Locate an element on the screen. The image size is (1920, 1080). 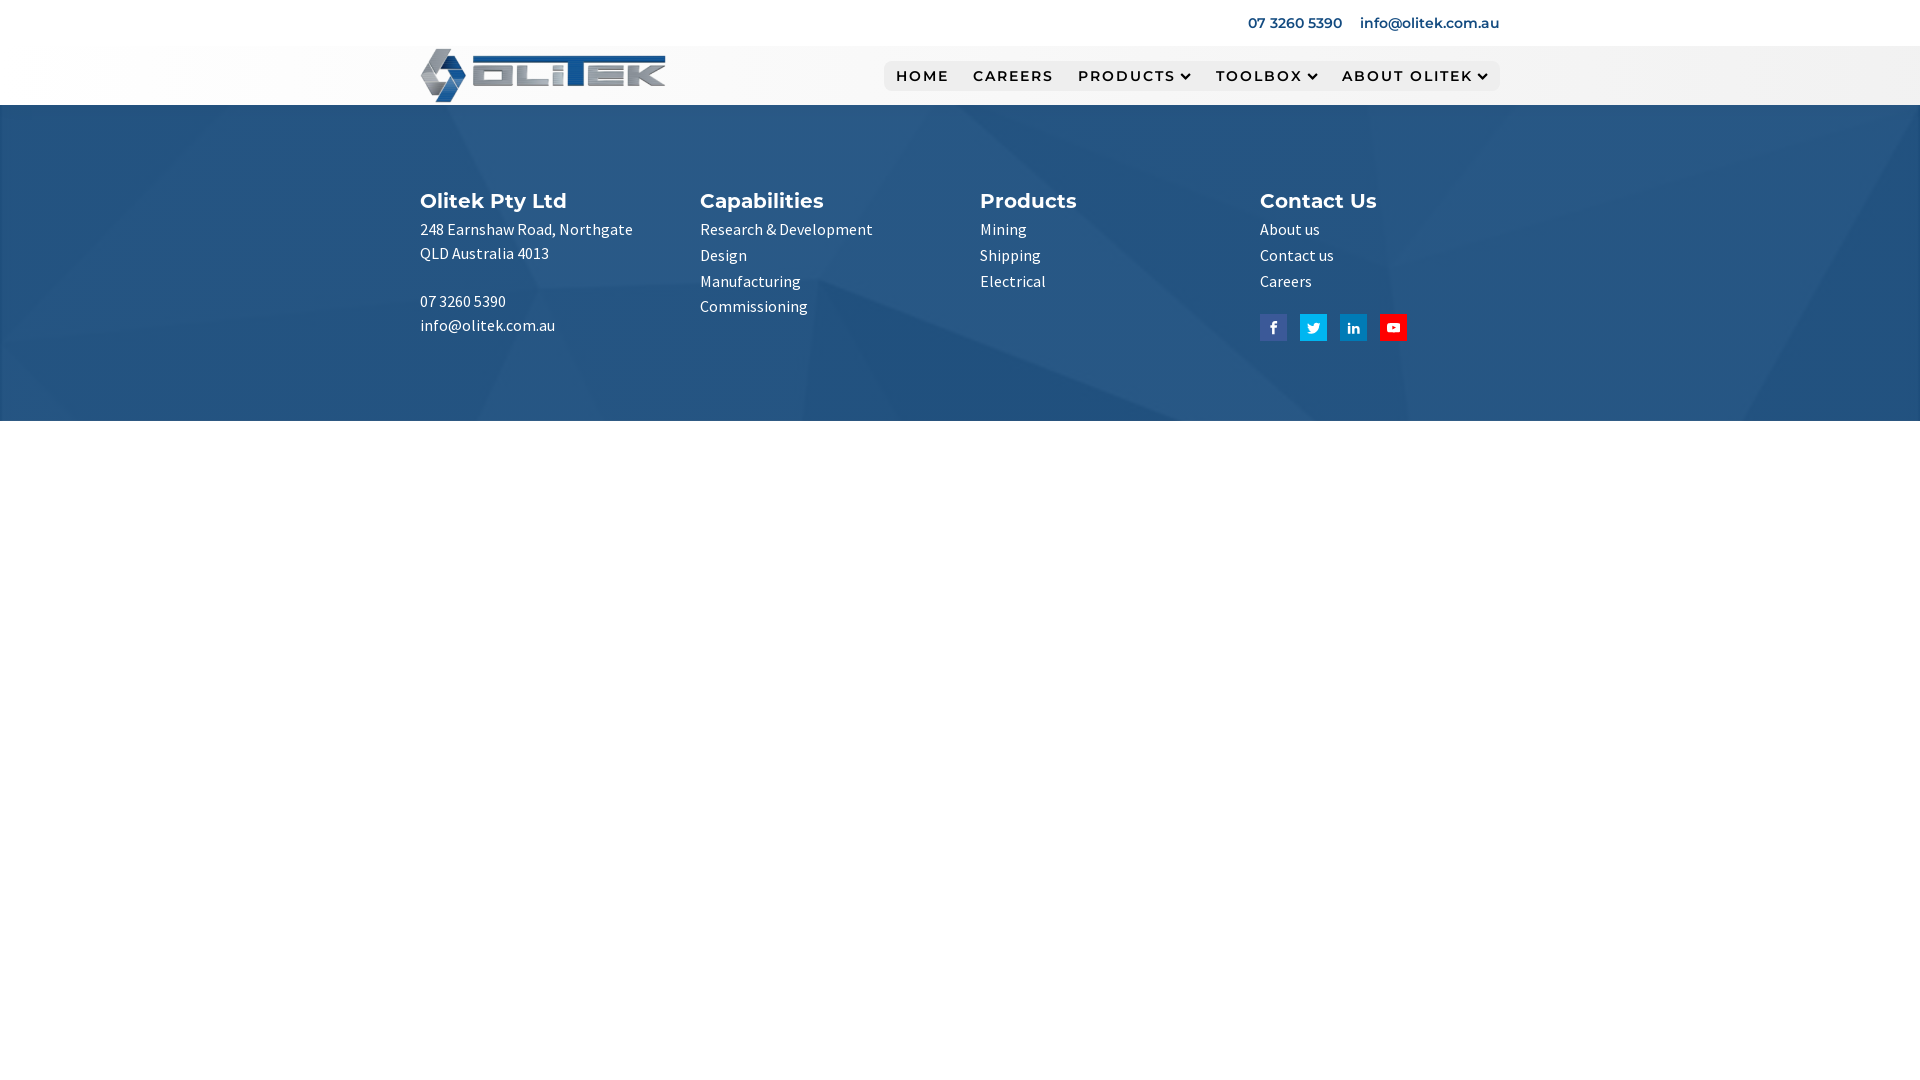
'TOOLBOX' is located at coordinates (1266, 75).